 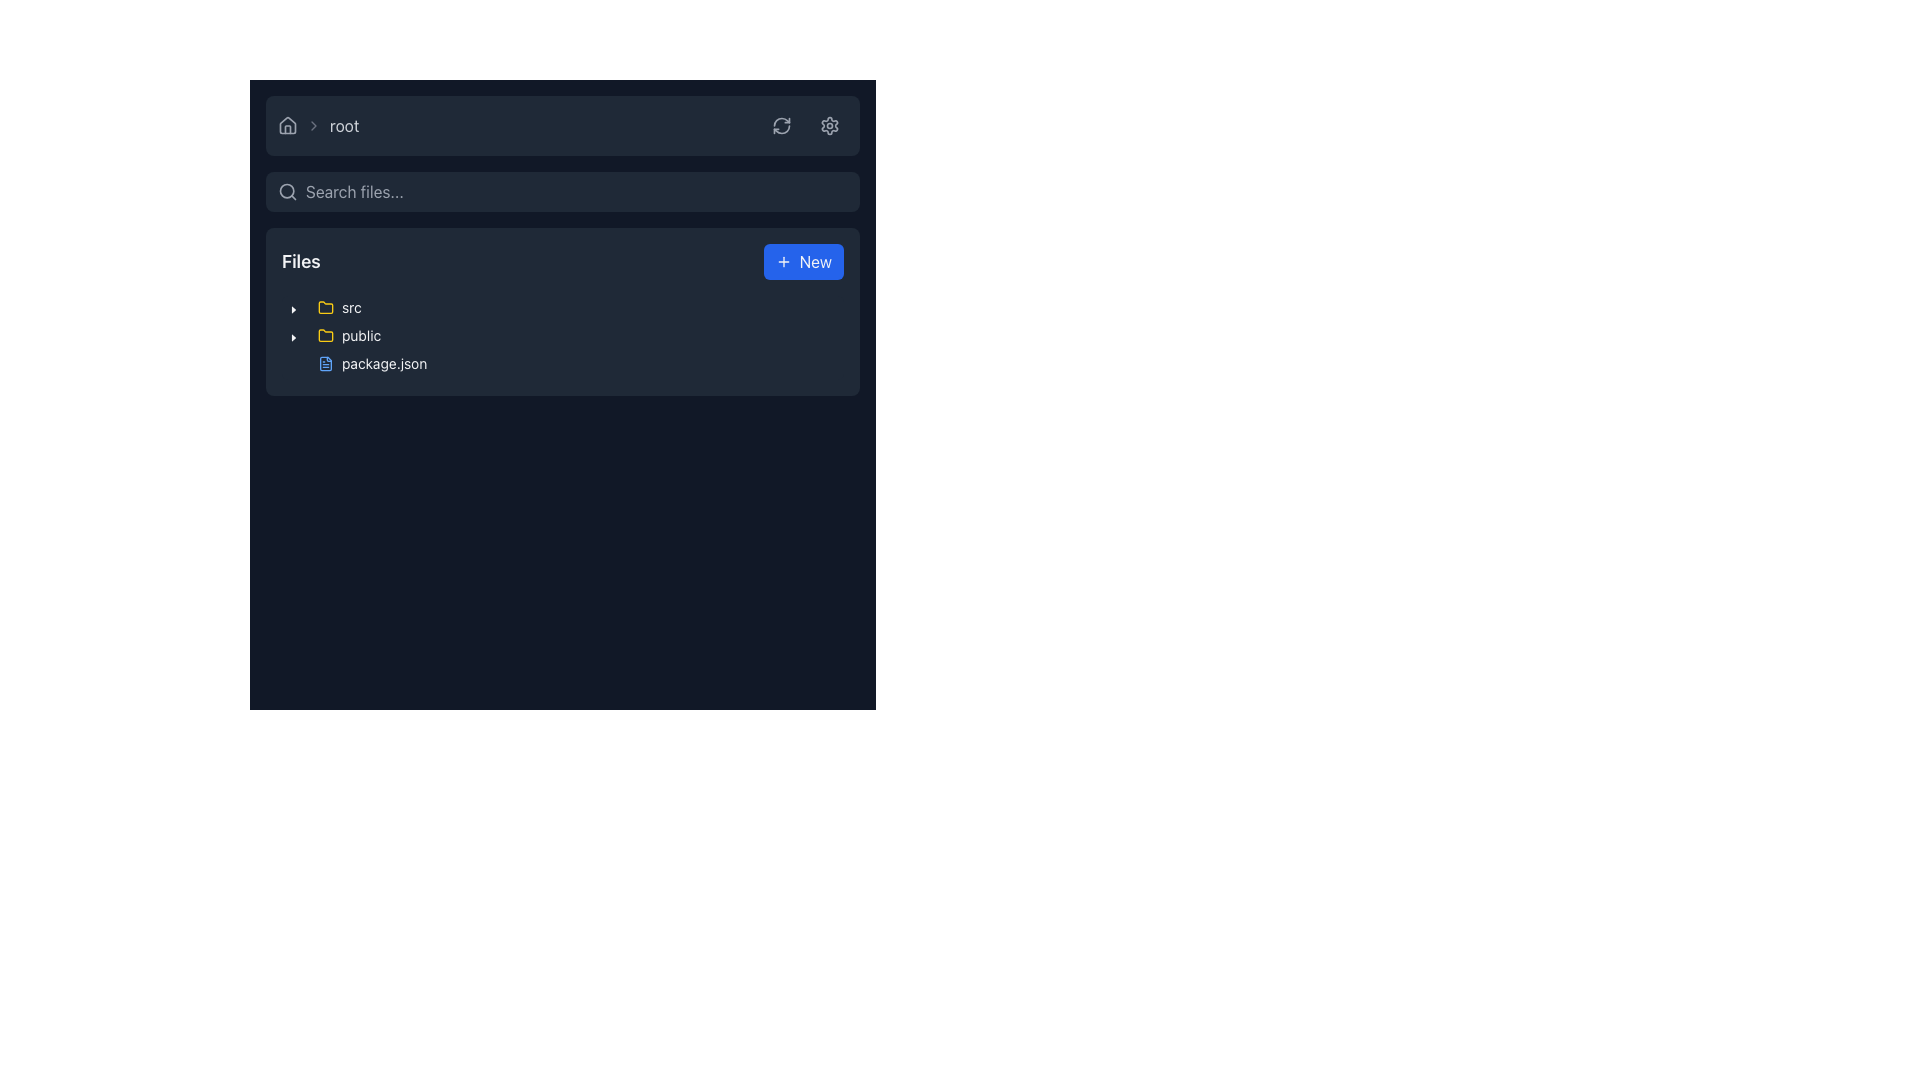 I want to click on the house icon located on the left side of the navigation bar, adjacent, so click(x=287, y=125).